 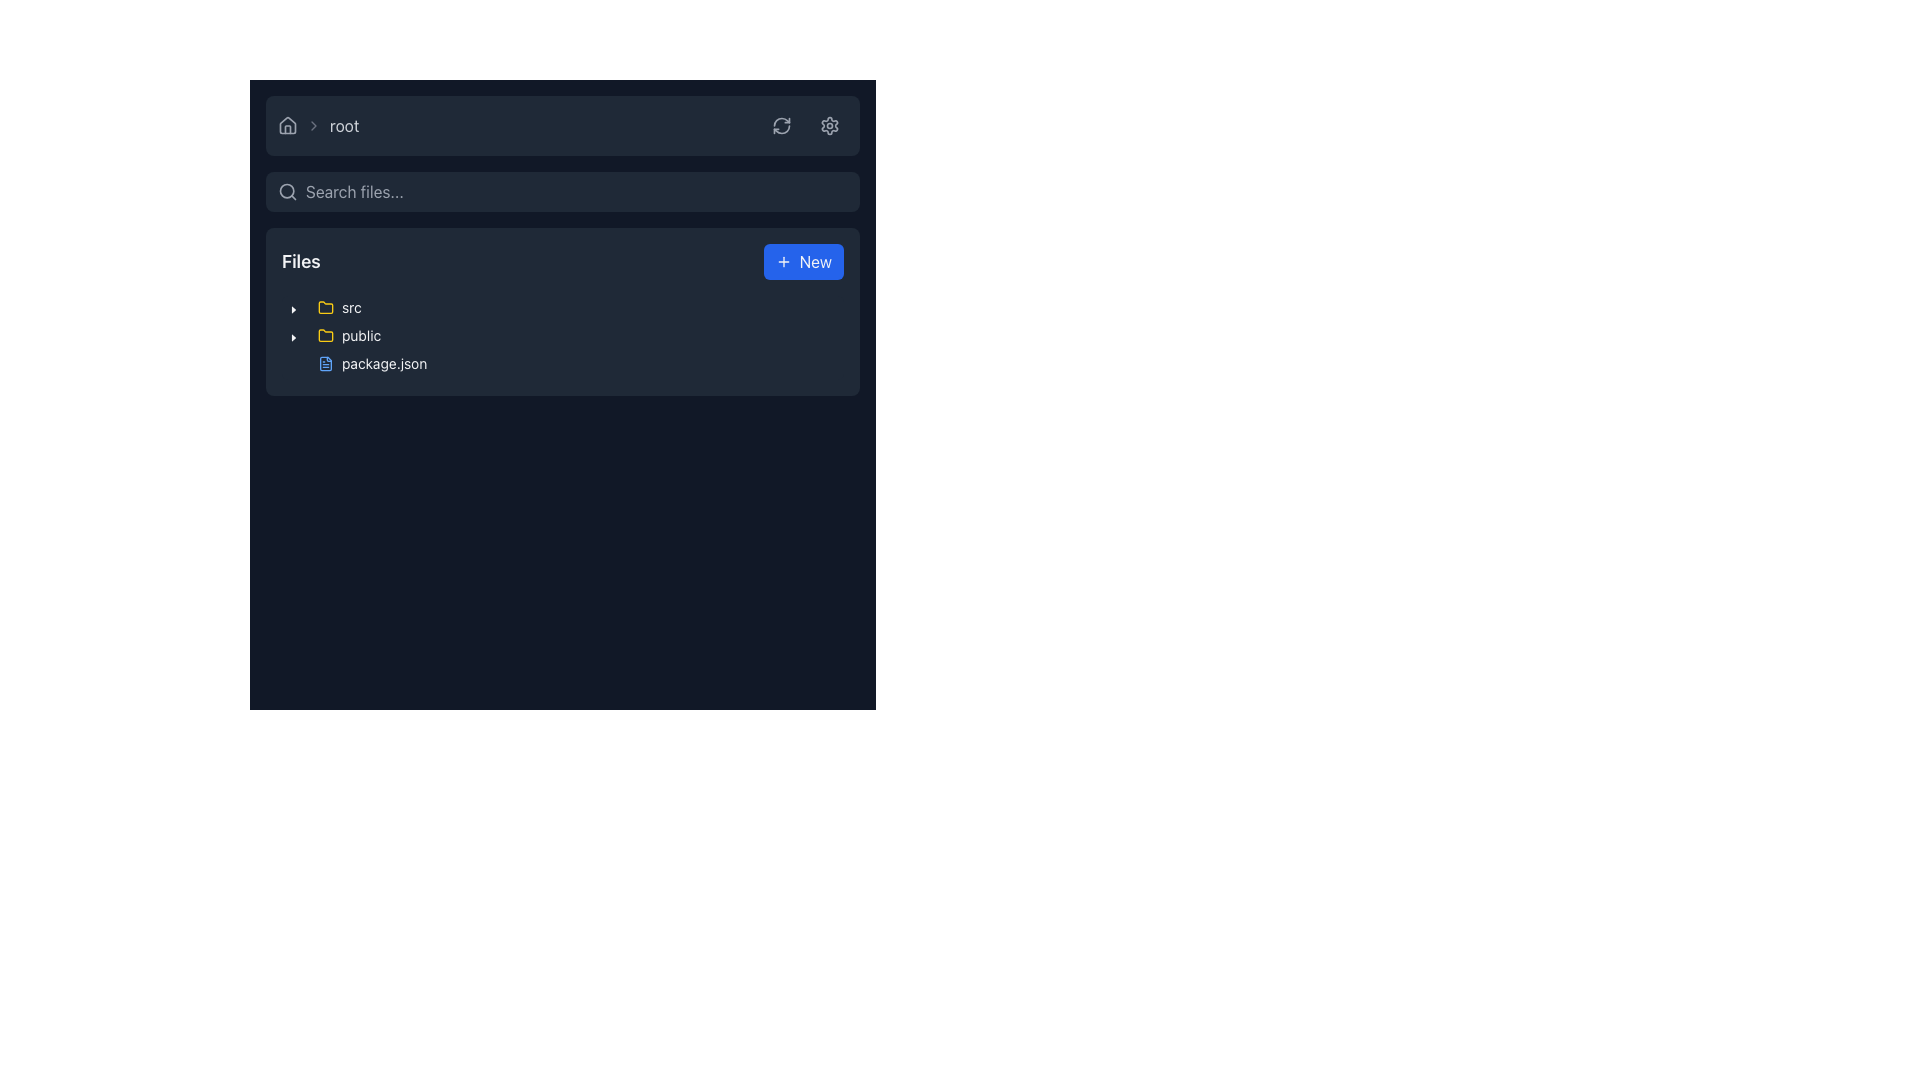 I want to click on the house icon located on the left side of the navigation bar, adjacent, so click(x=287, y=125).